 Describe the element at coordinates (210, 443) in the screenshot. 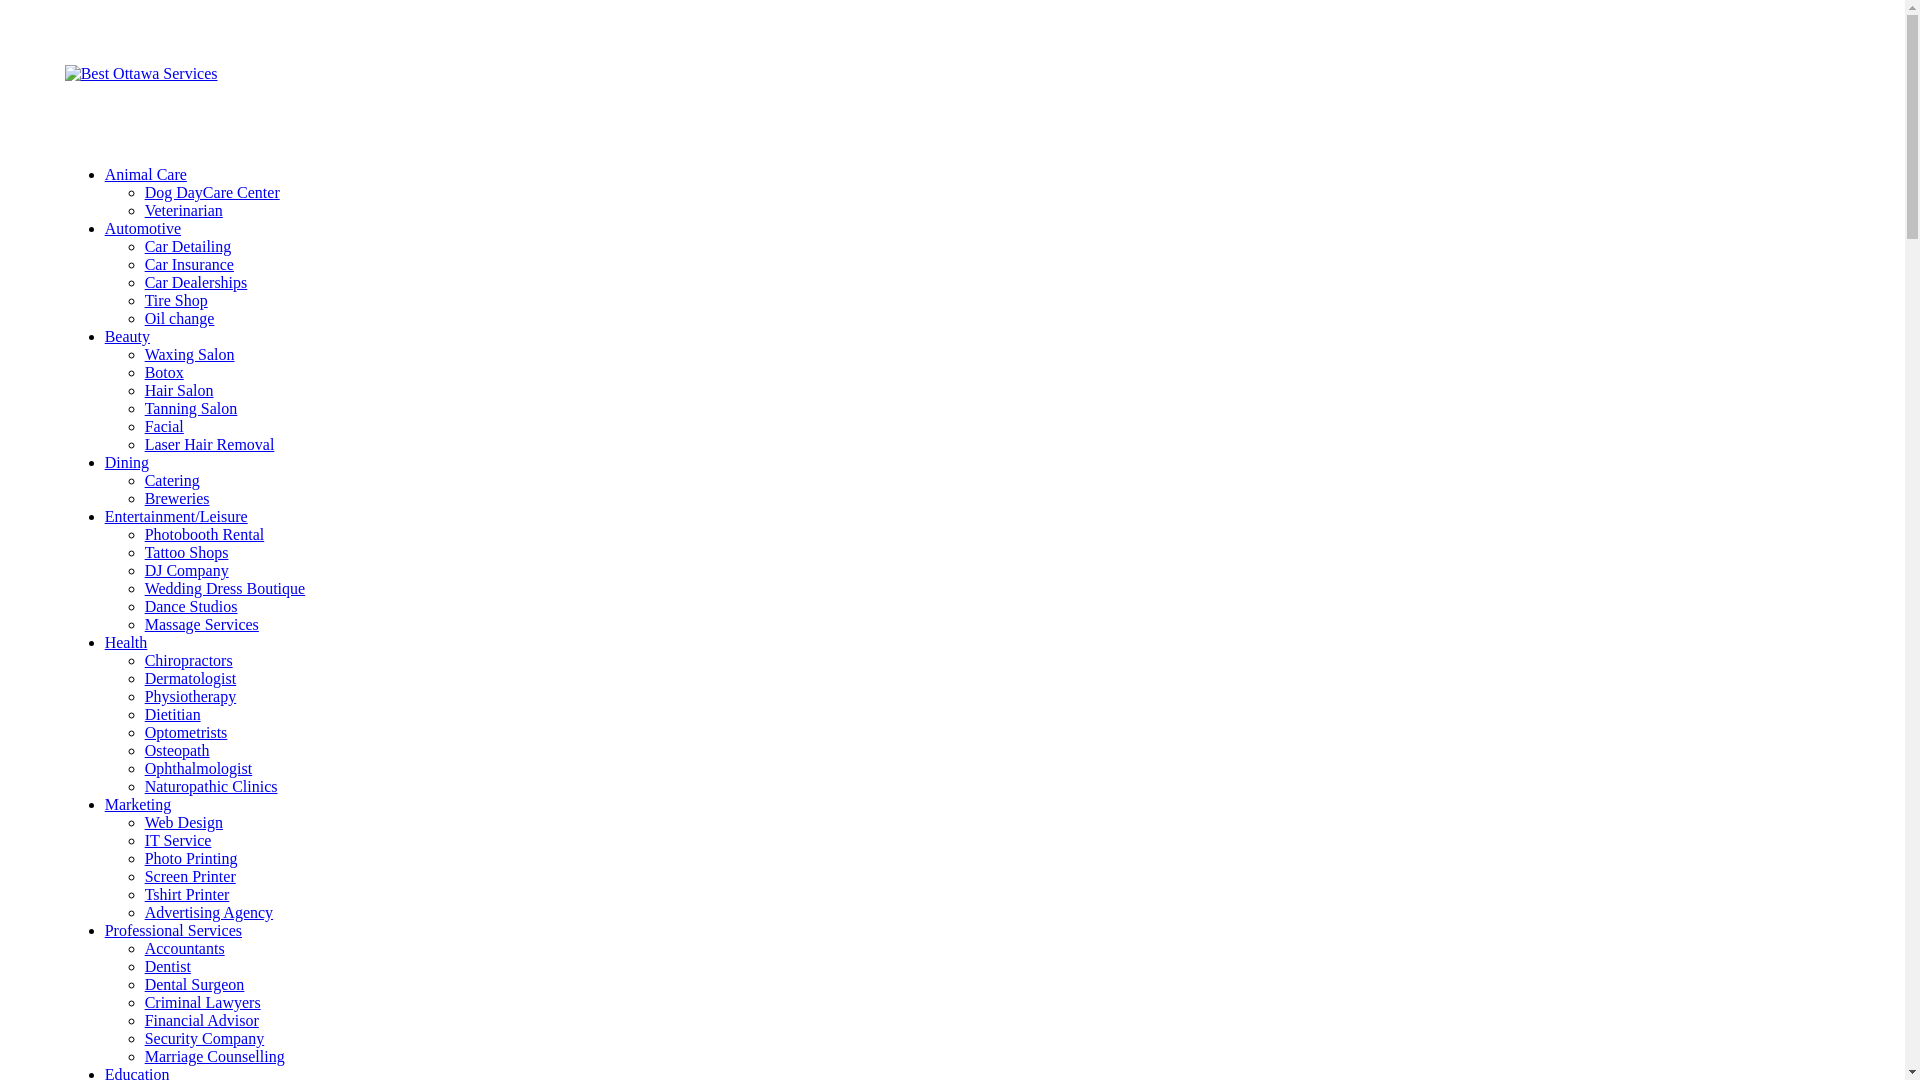

I see `'Laser Hair Removal'` at that location.